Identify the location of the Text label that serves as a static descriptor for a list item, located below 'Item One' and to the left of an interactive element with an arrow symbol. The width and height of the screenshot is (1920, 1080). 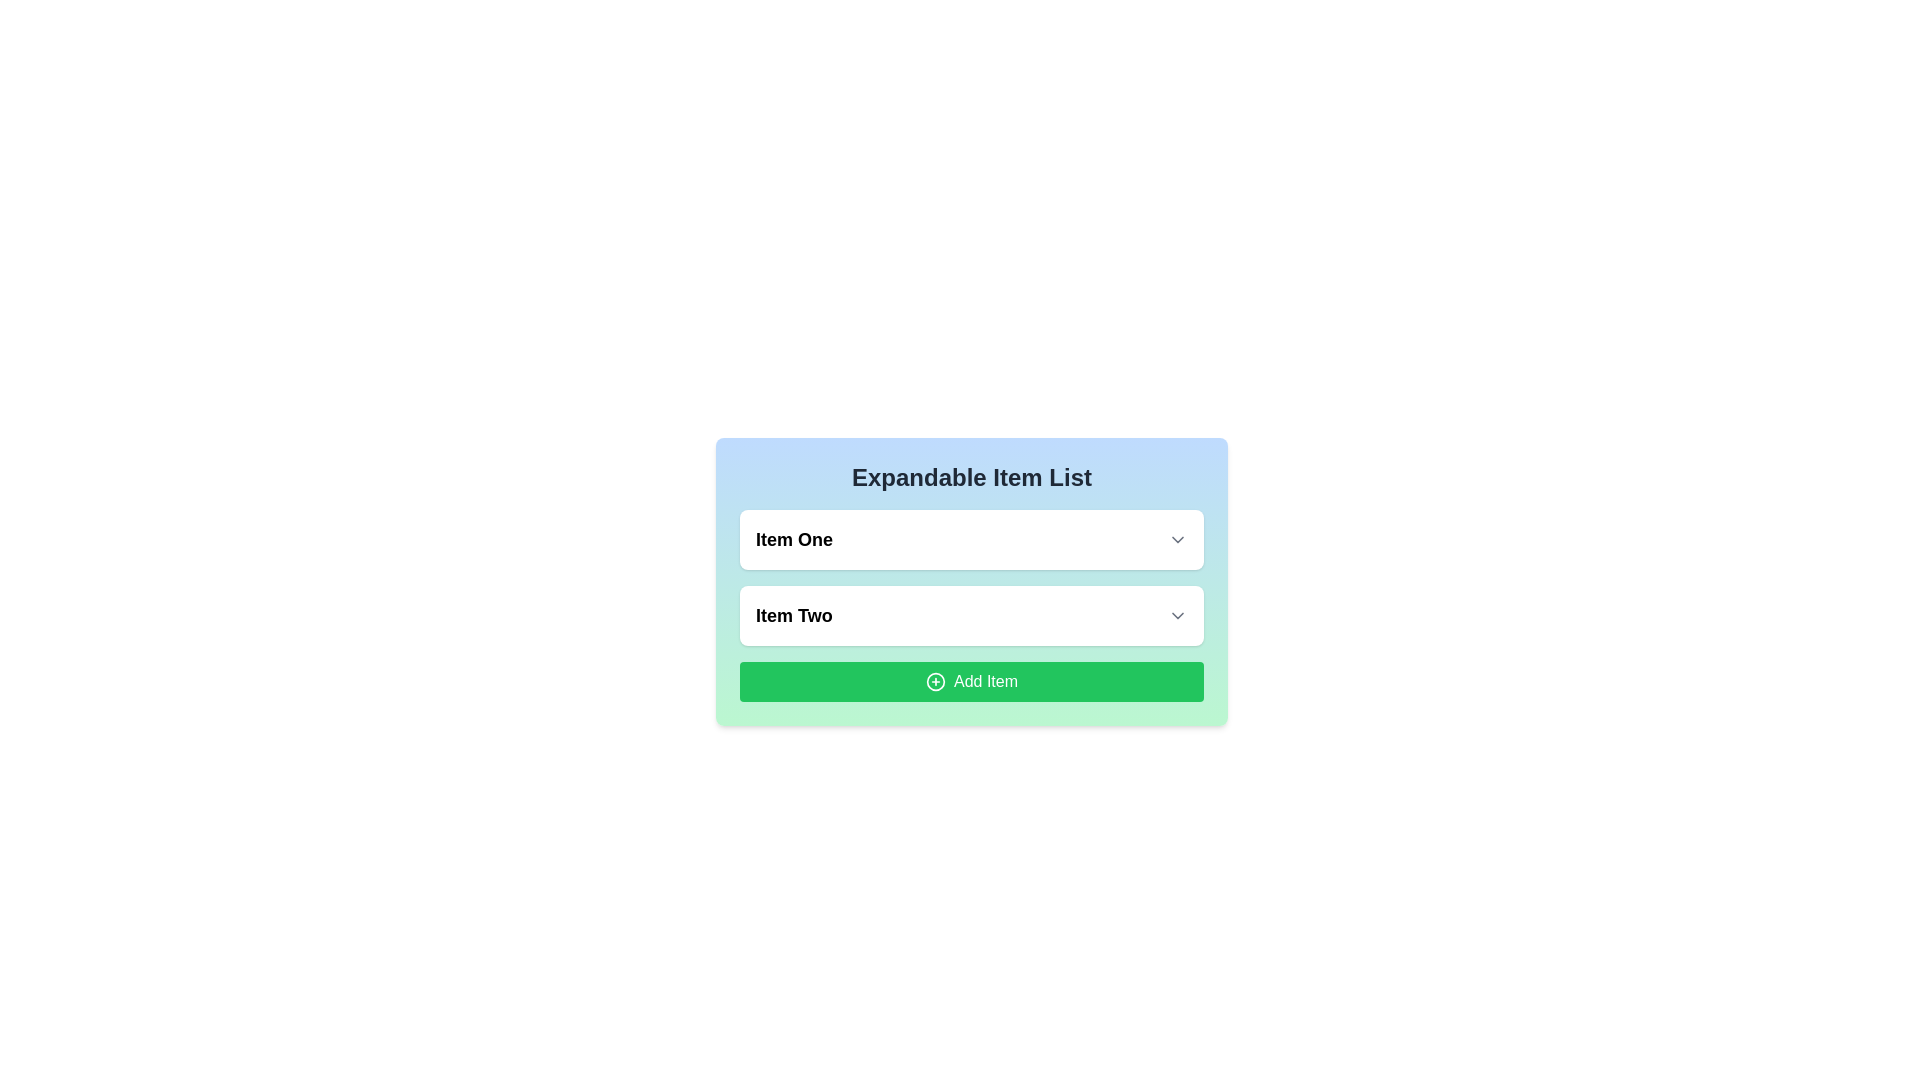
(793, 615).